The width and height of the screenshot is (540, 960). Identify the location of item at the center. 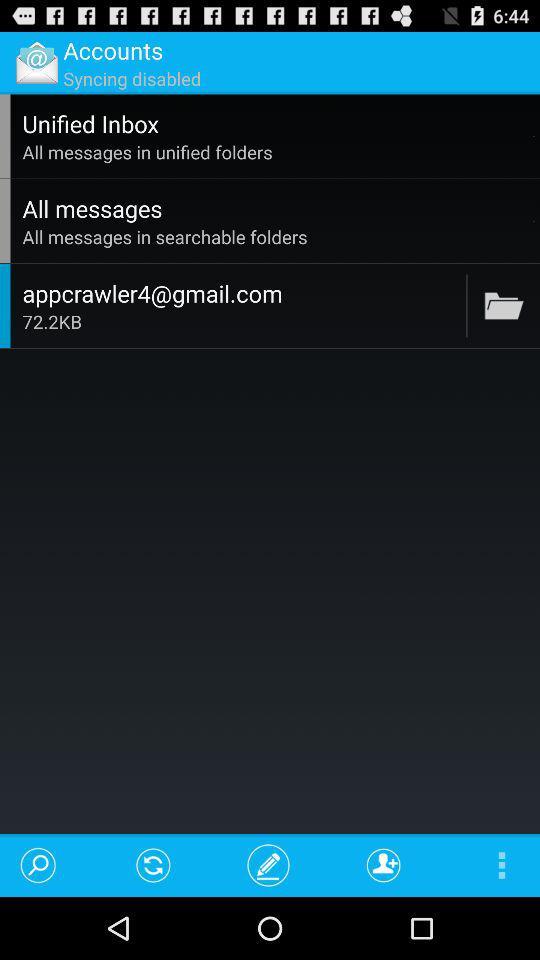
(241, 321).